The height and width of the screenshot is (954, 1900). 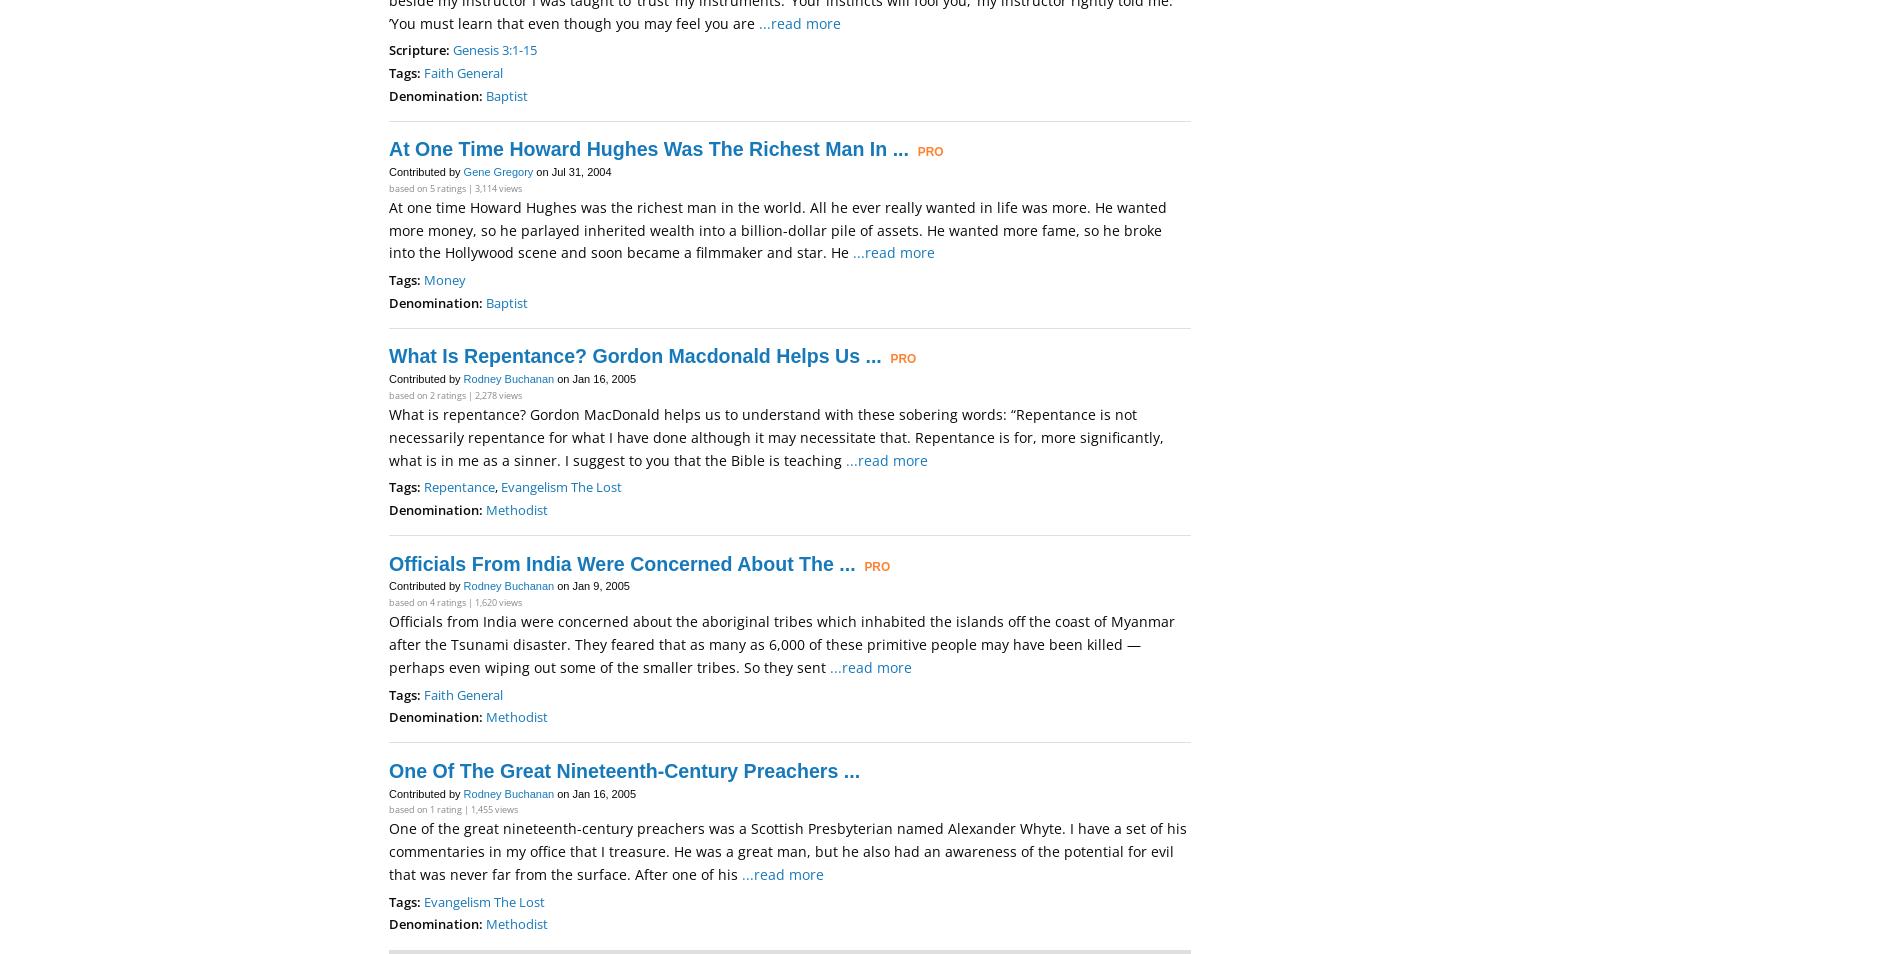 I want to click on 'I Desire Mercy Not Sacrifice', so click(x=1203, y=187).